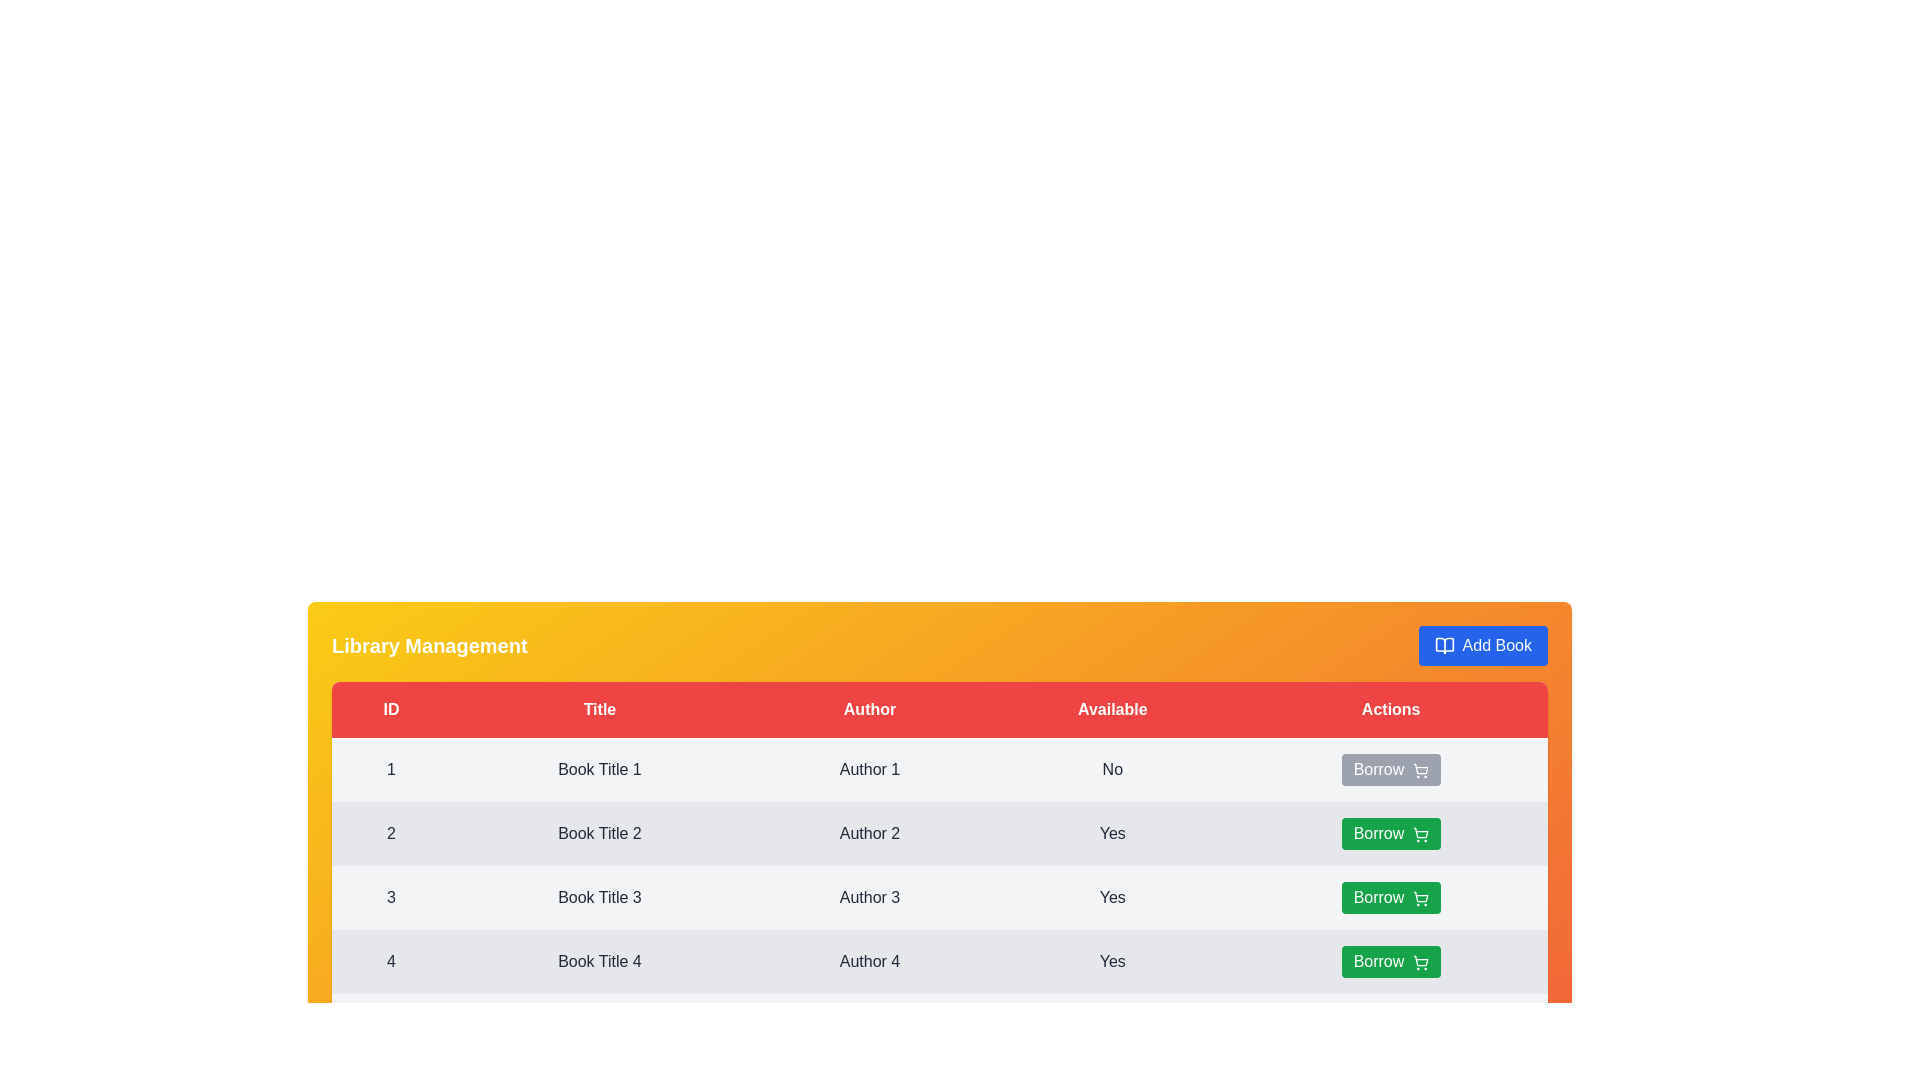 The height and width of the screenshot is (1080, 1920). What do you see at coordinates (1483, 645) in the screenshot?
I see `'Add Book' button to initiate the process of adding a new book to the library` at bounding box center [1483, 645].